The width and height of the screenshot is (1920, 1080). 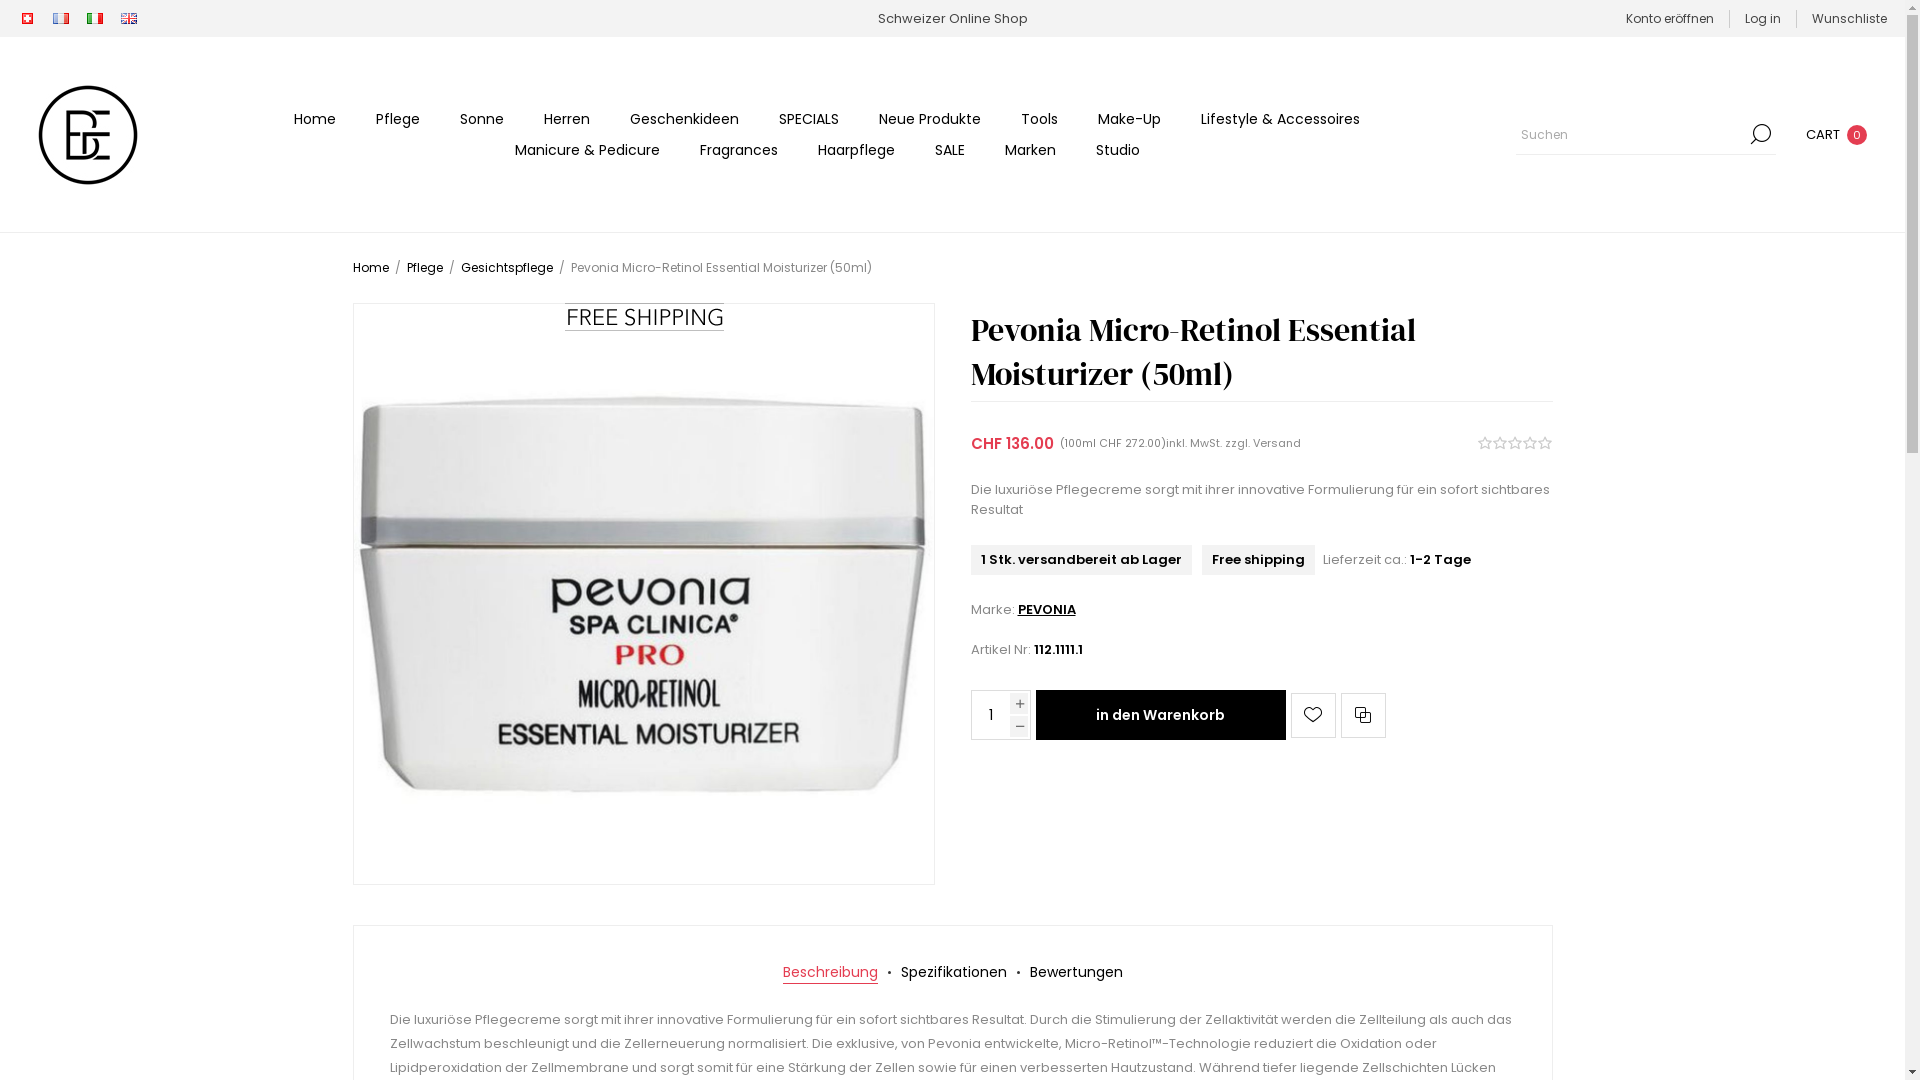 I want to click on 'SPECIALS', so click(x=809, y=119).